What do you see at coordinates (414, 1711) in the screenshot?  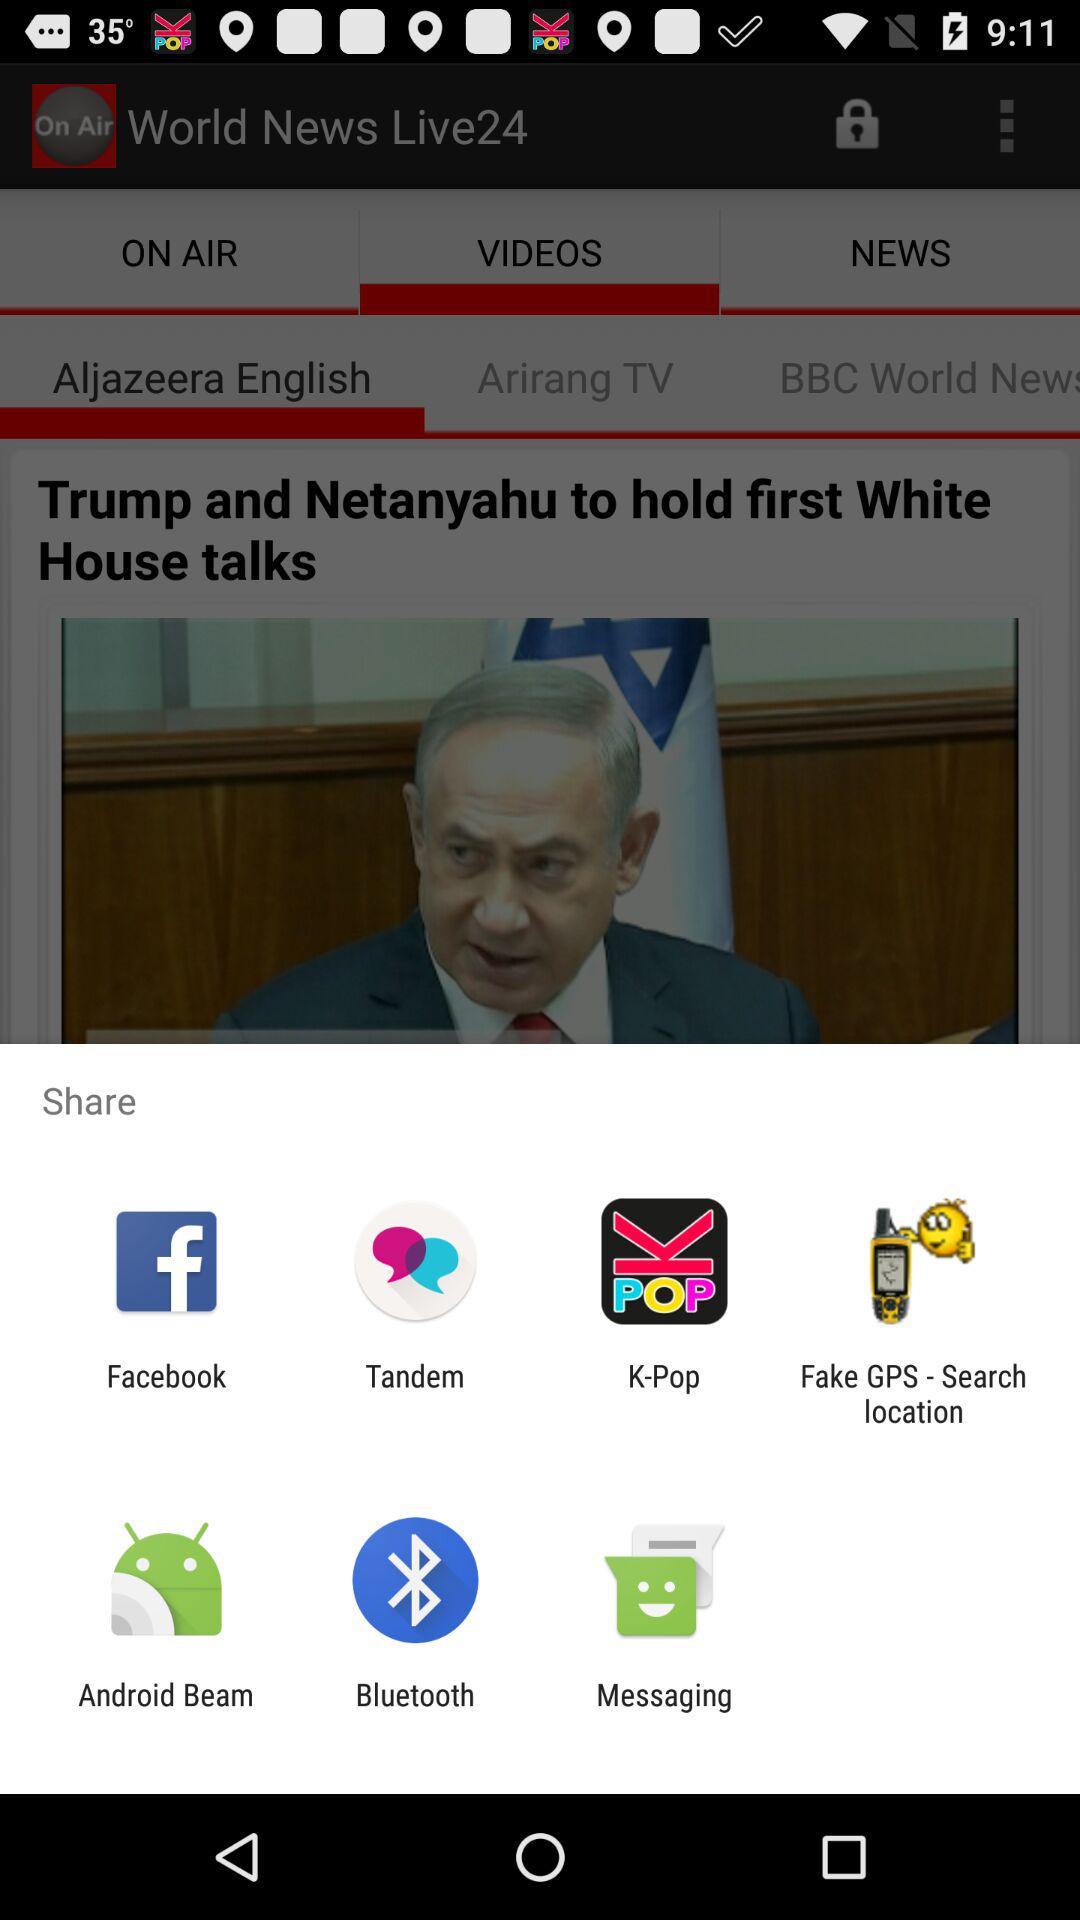 I see `app to the right of android beam` at bounding box center [414, 1711].